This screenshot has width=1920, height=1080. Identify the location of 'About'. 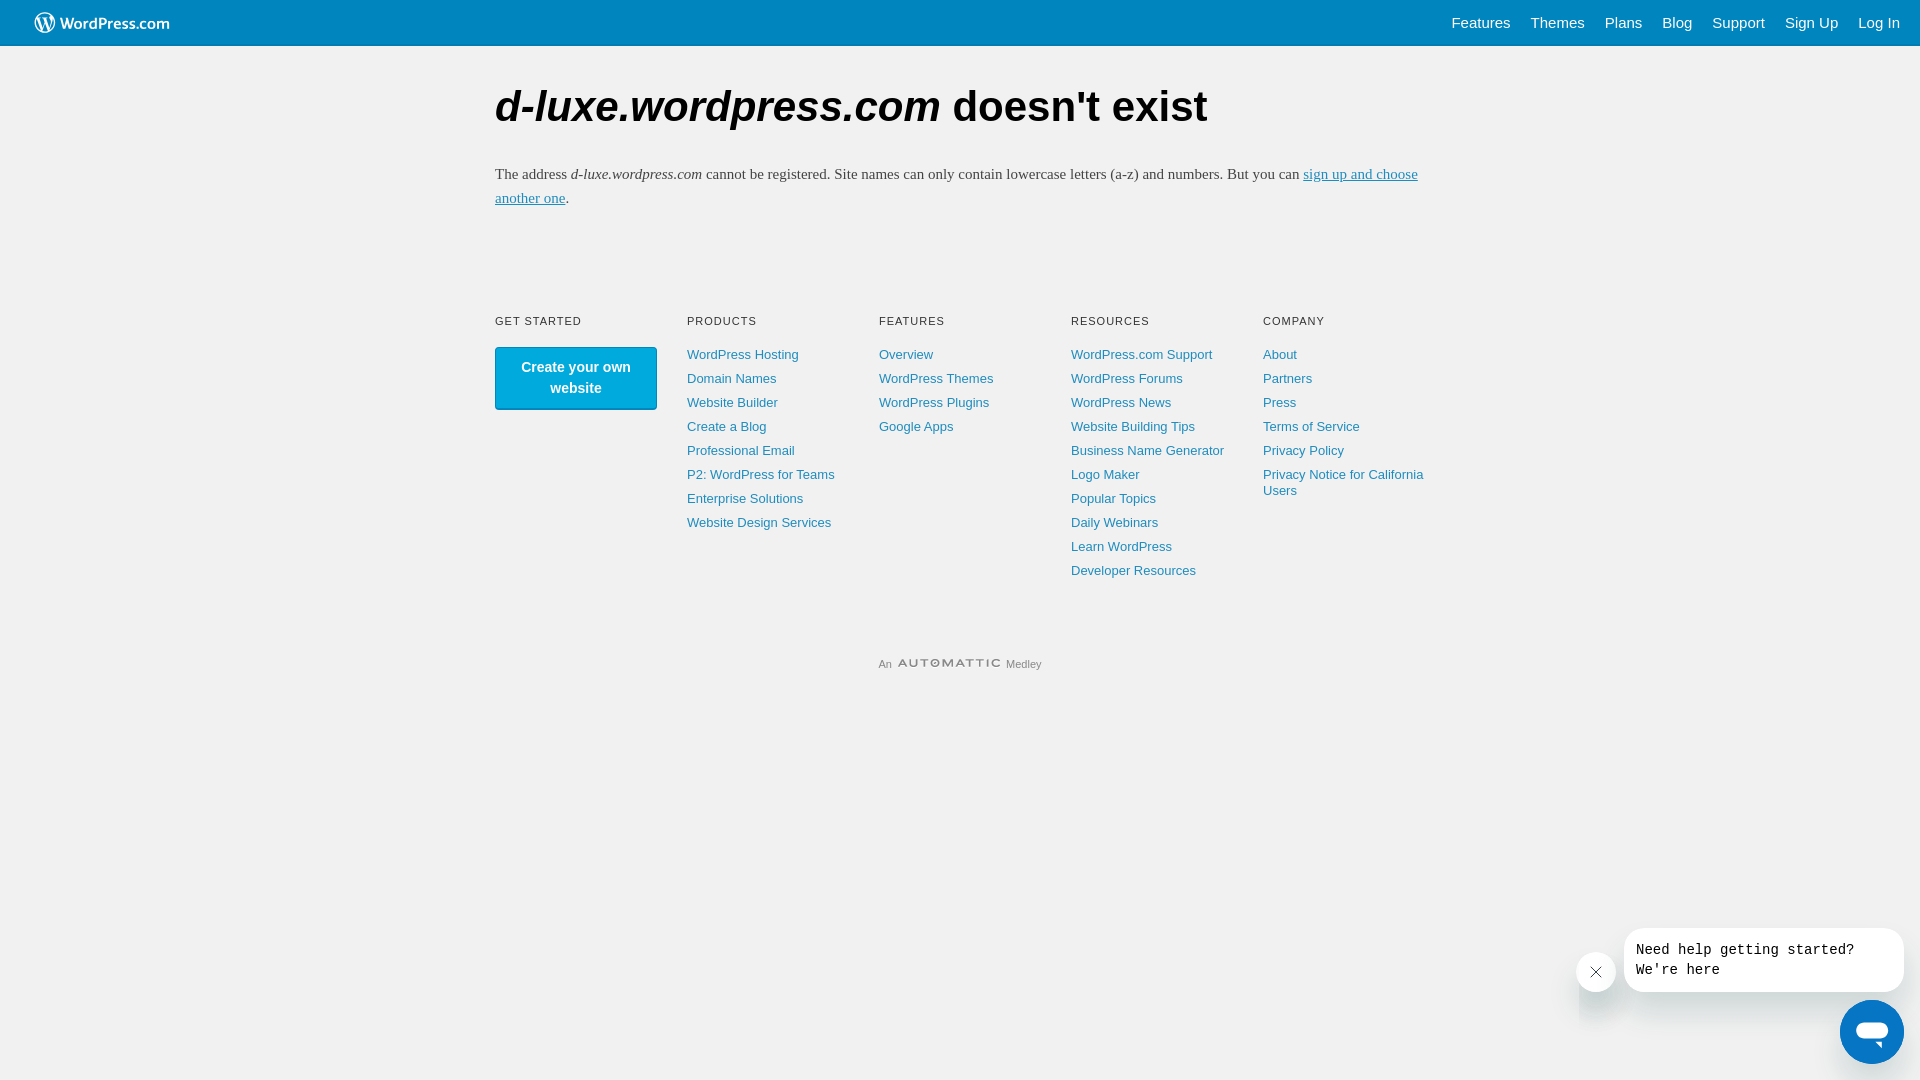
(1261, 353).